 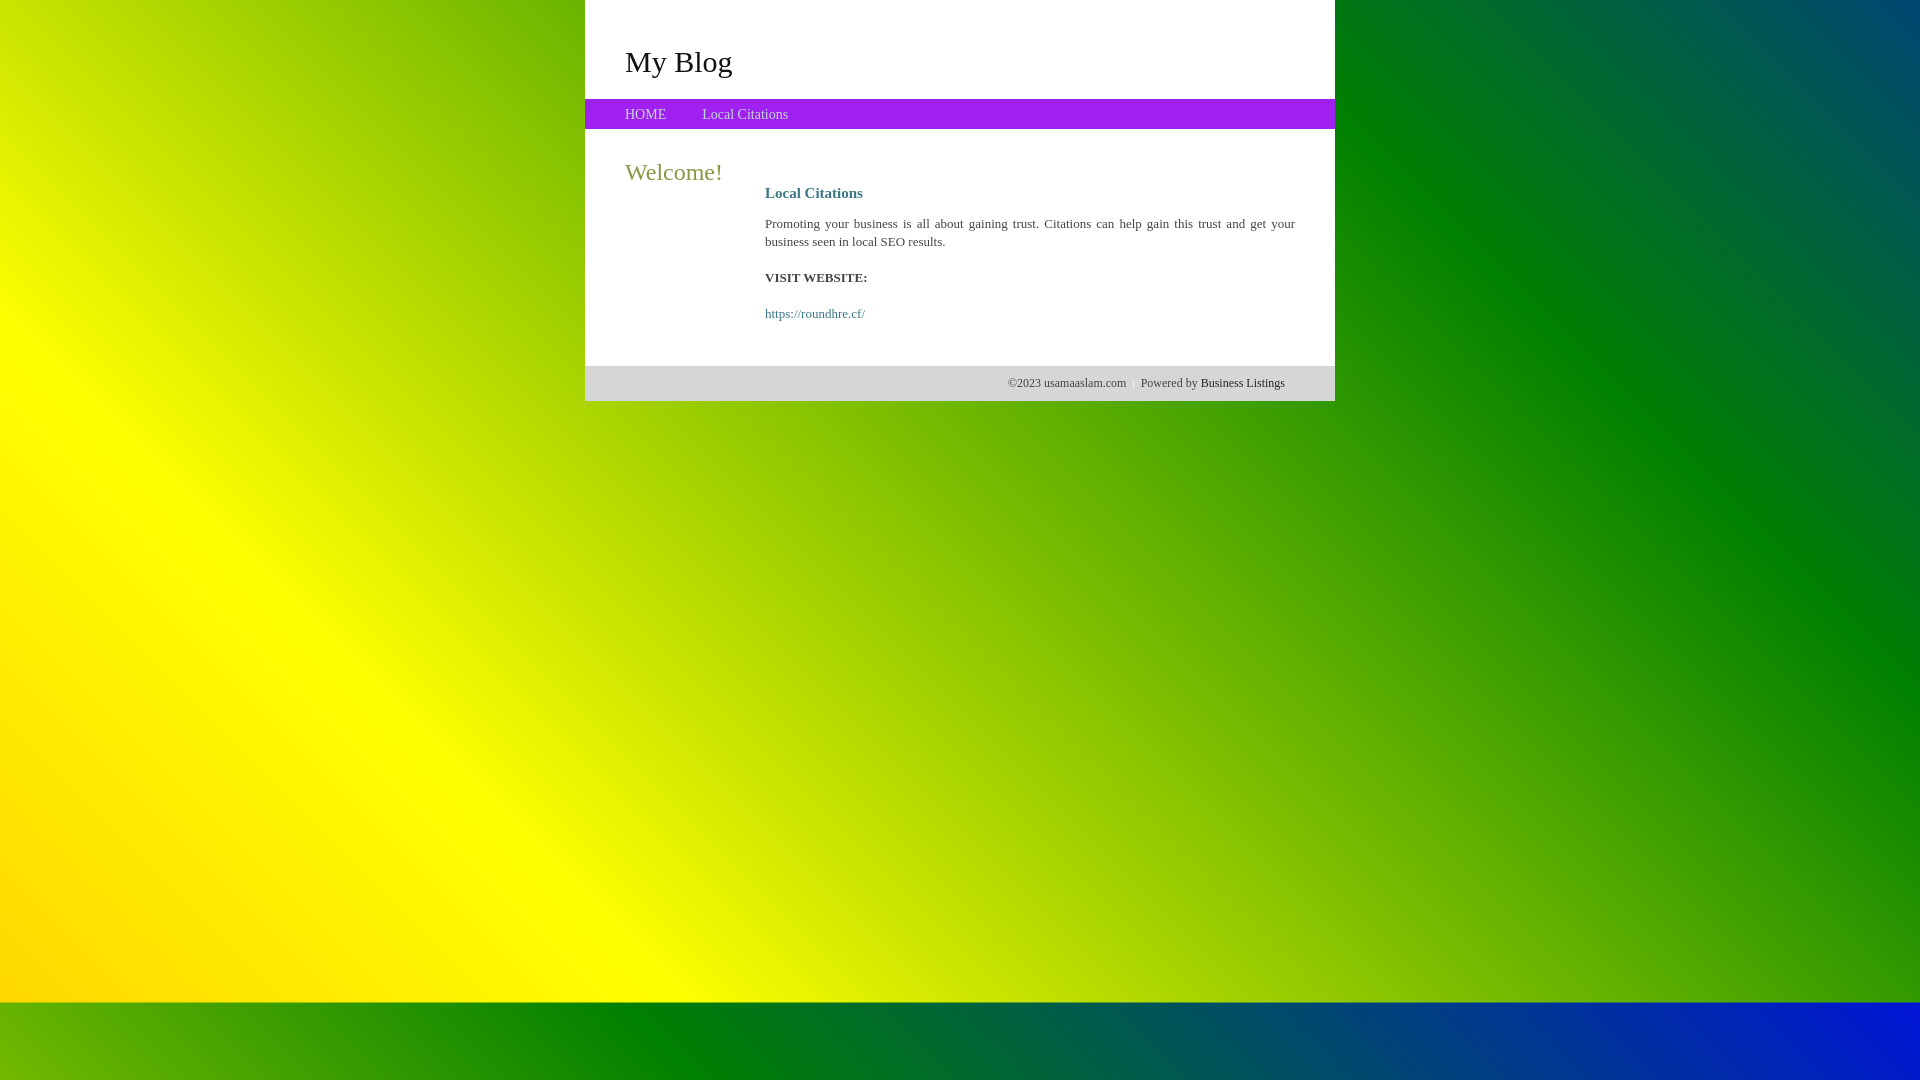 I want to click on 'Local Citations', so click(x=743, y=114).